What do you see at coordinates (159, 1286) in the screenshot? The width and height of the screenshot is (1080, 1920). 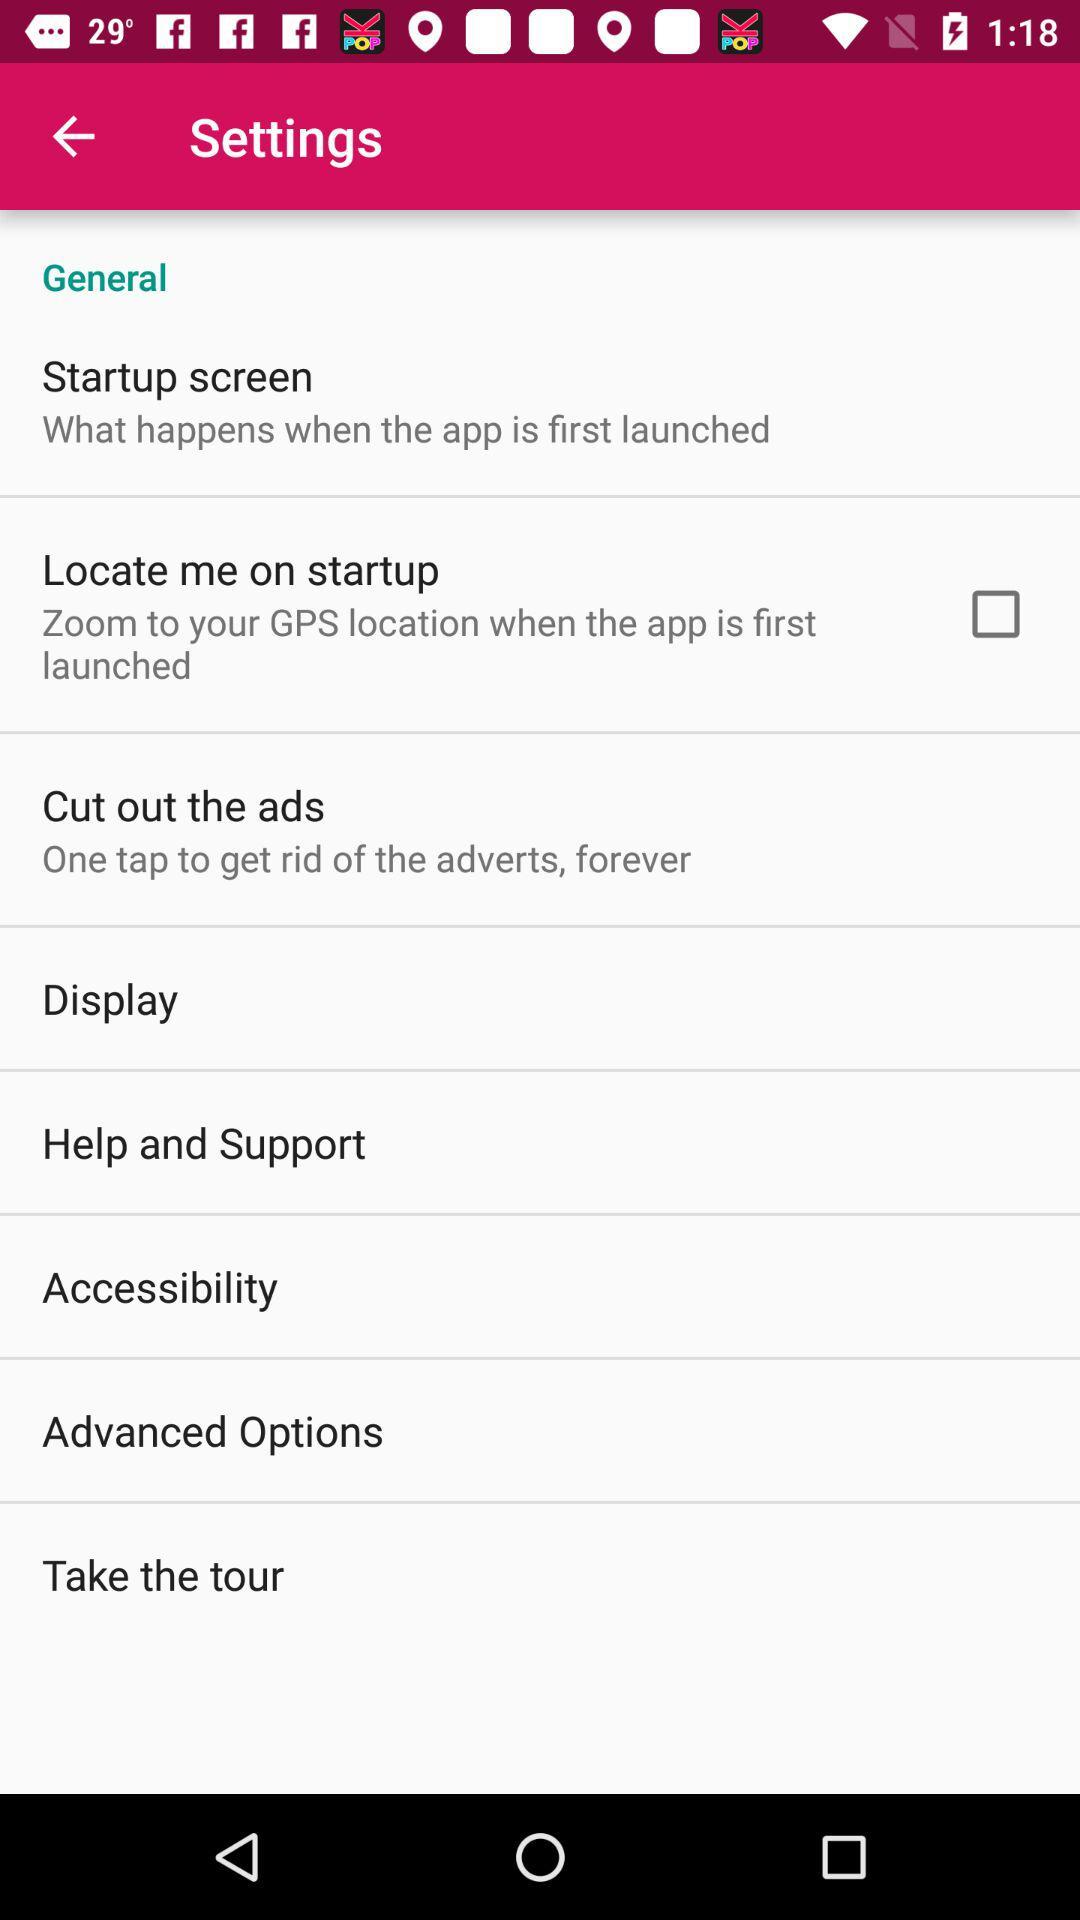 I see `the item below the help and support icon` at bounding box center [159, 1286].